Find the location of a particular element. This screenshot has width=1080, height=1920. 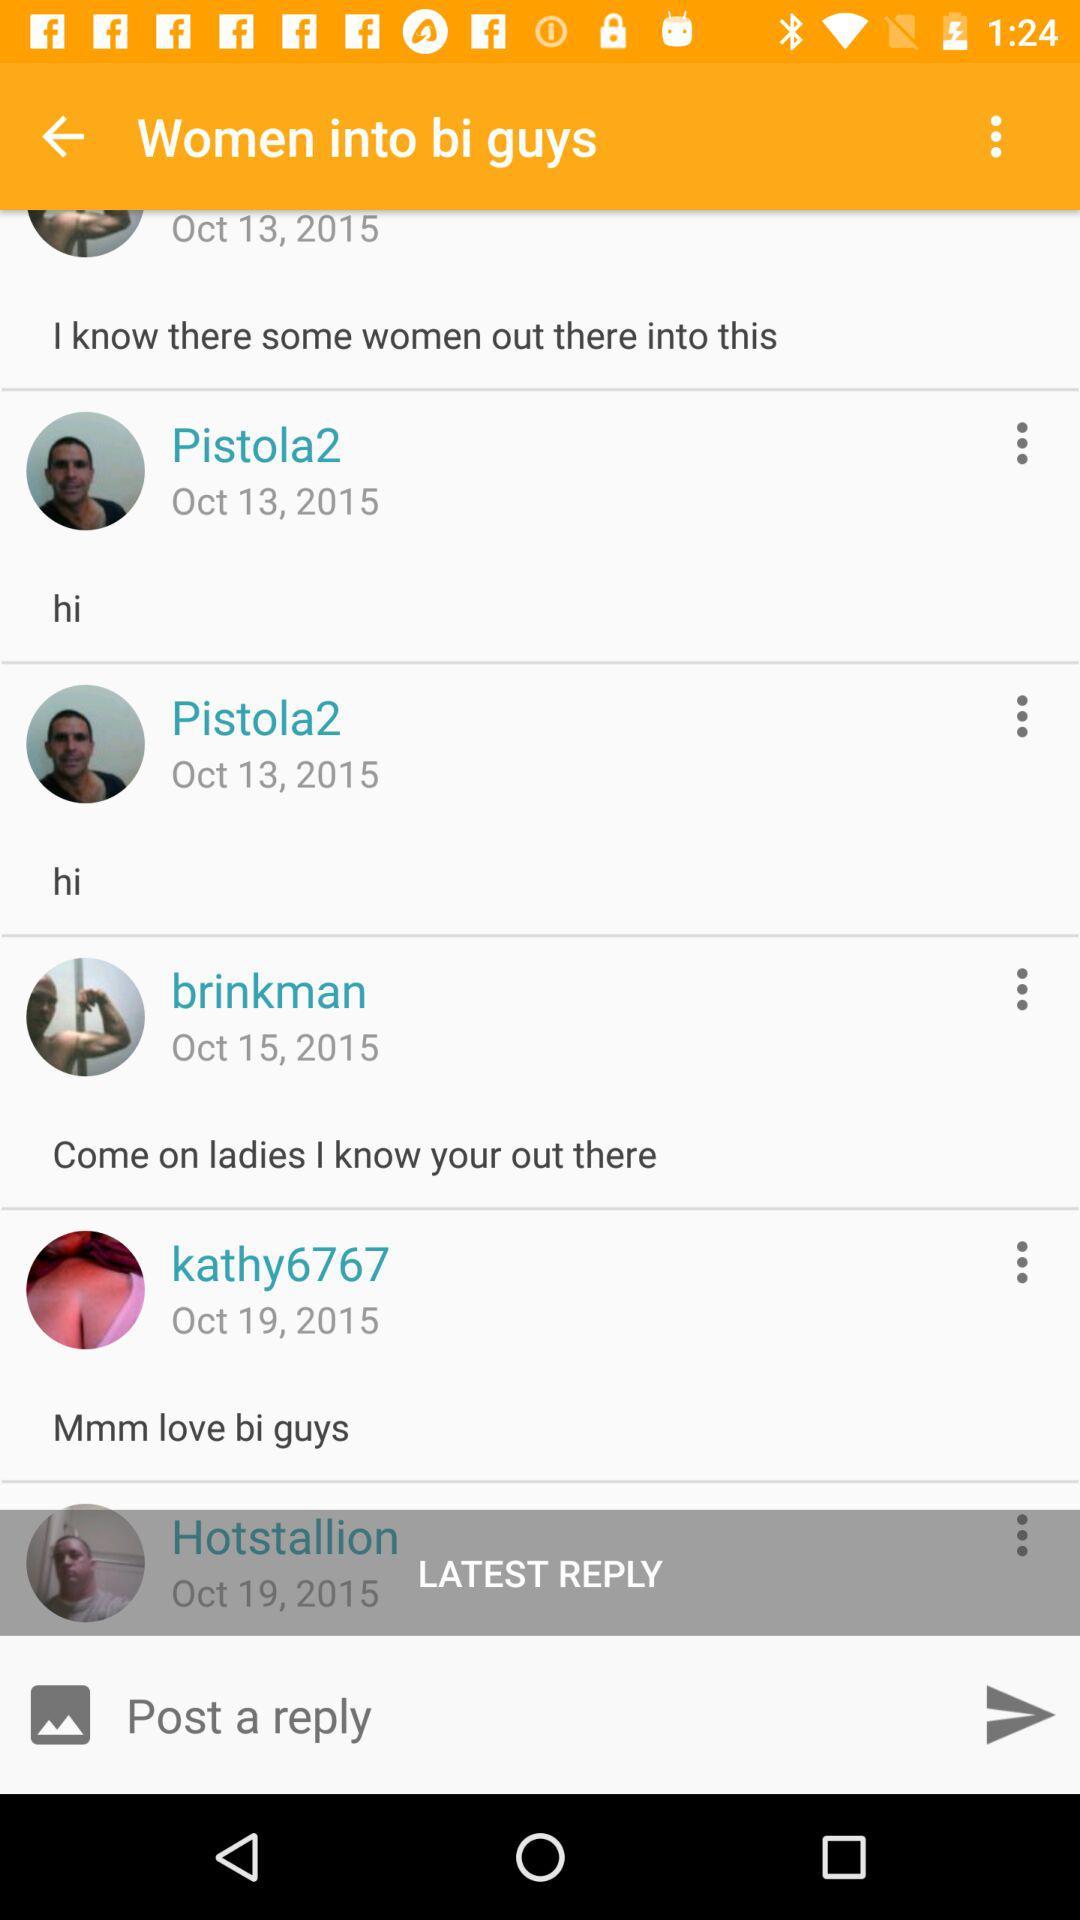

full size profile picture is located at coordinates (84, 743).